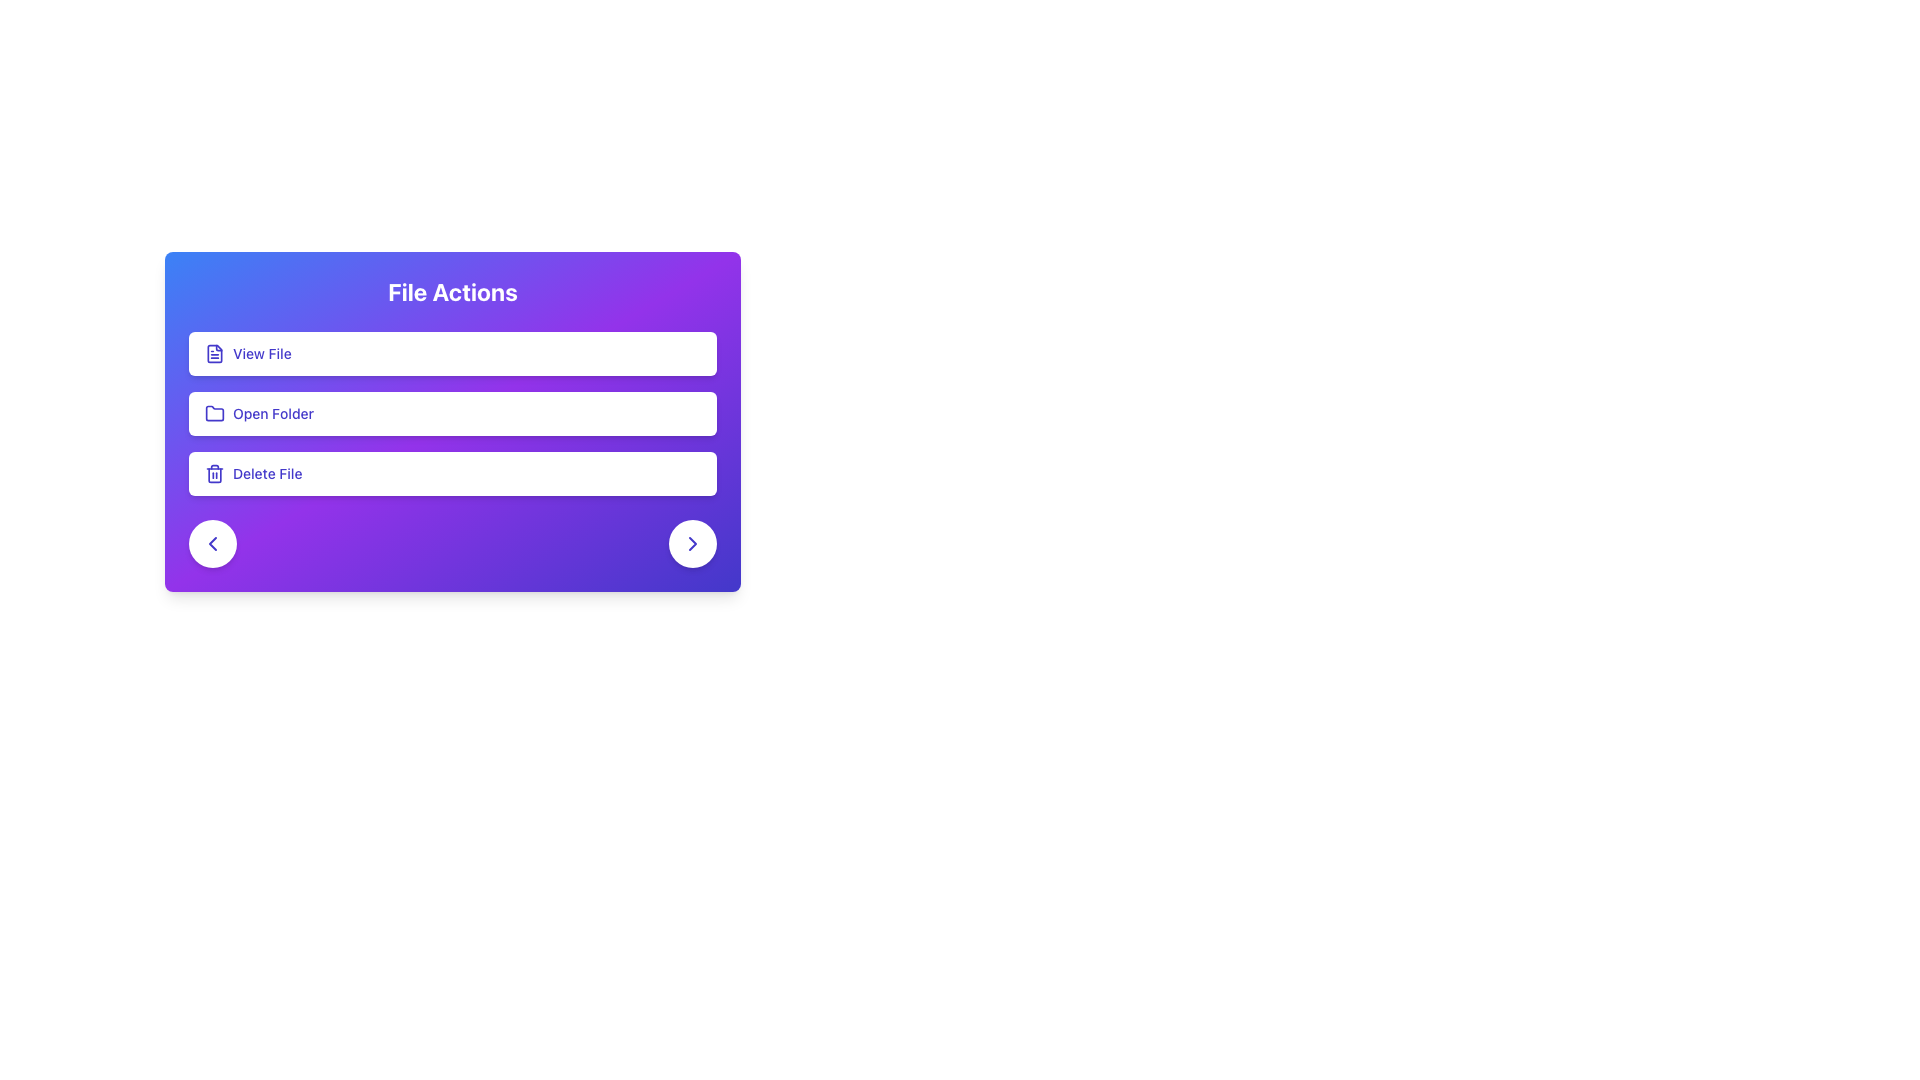 The width and height of the screenshot is (1920, 1080). Describe the element at coordinates (215, 353) in the screenshot. I see `the document file icon located in the 'File Actions' box` at that location.